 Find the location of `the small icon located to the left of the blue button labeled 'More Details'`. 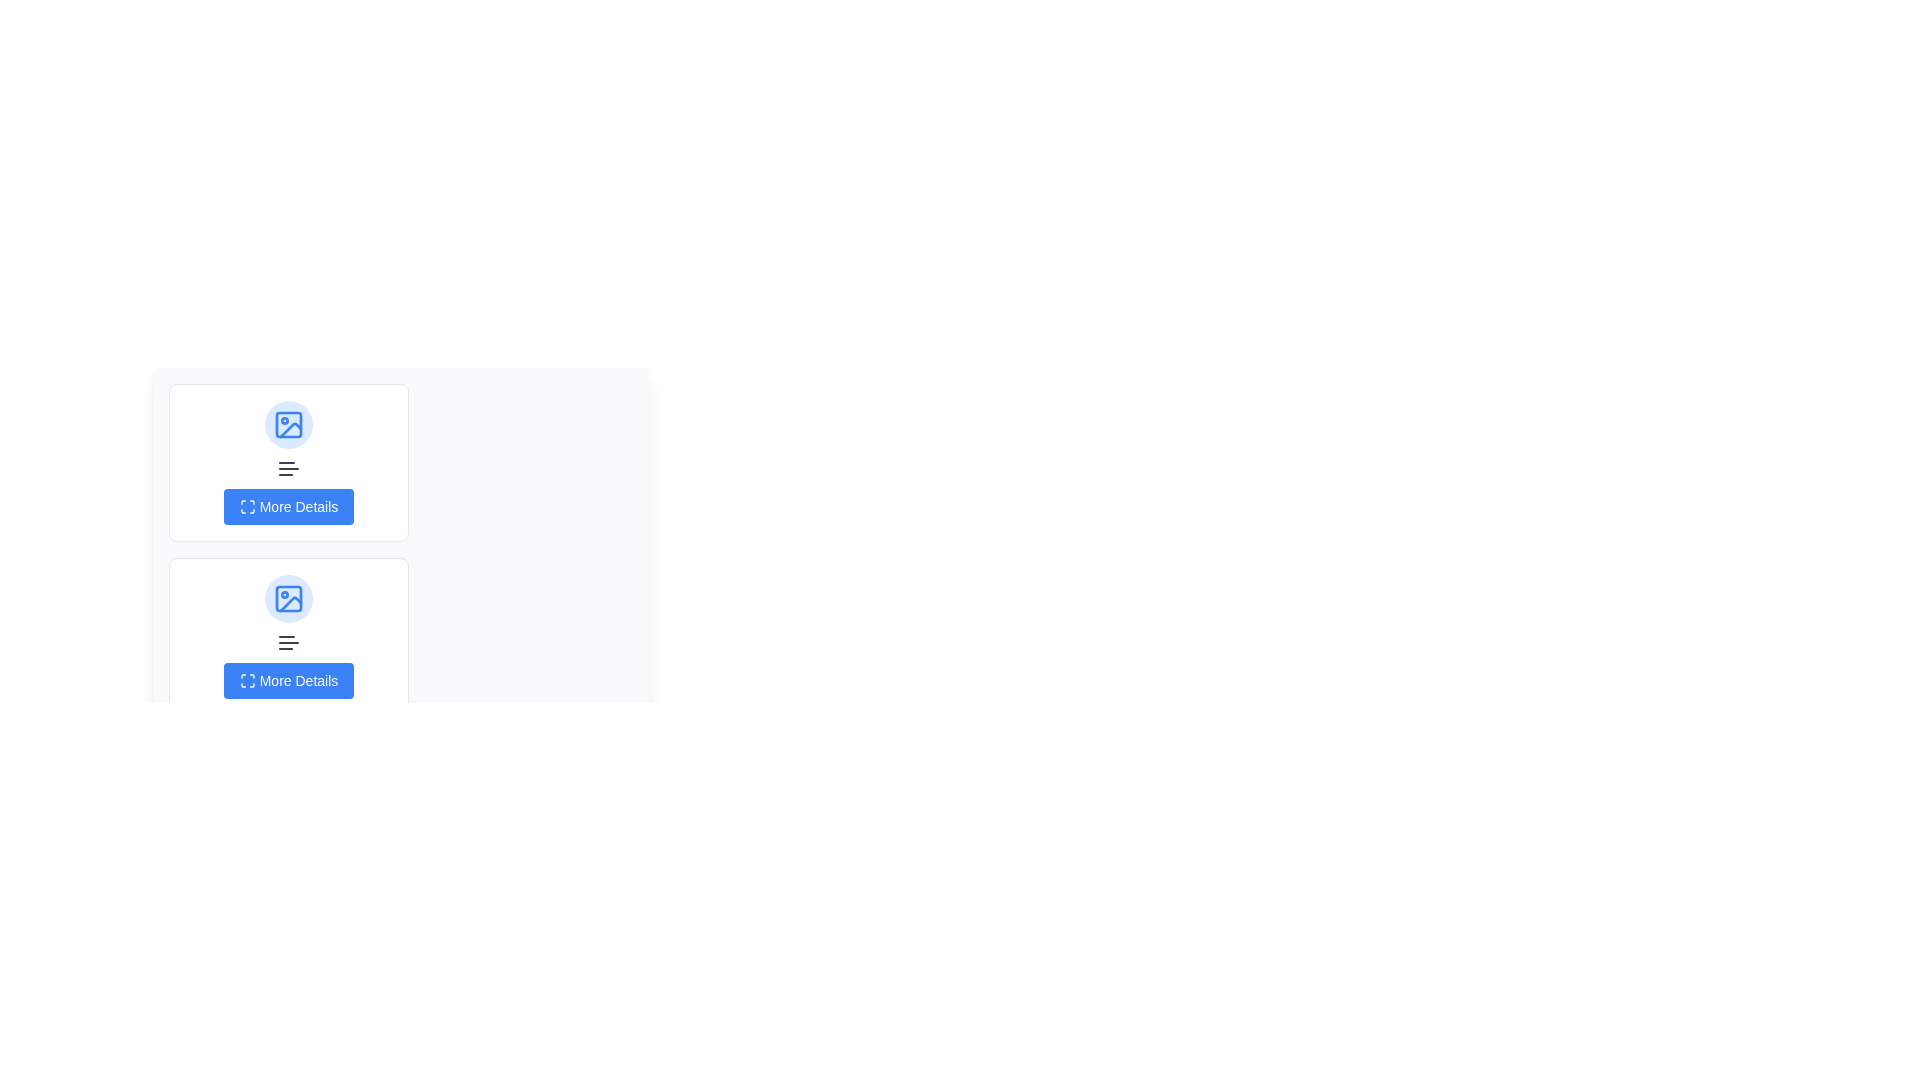

the small icon located to the left of the blue button labeled 'More Details' is located at coordinates (246, 505).